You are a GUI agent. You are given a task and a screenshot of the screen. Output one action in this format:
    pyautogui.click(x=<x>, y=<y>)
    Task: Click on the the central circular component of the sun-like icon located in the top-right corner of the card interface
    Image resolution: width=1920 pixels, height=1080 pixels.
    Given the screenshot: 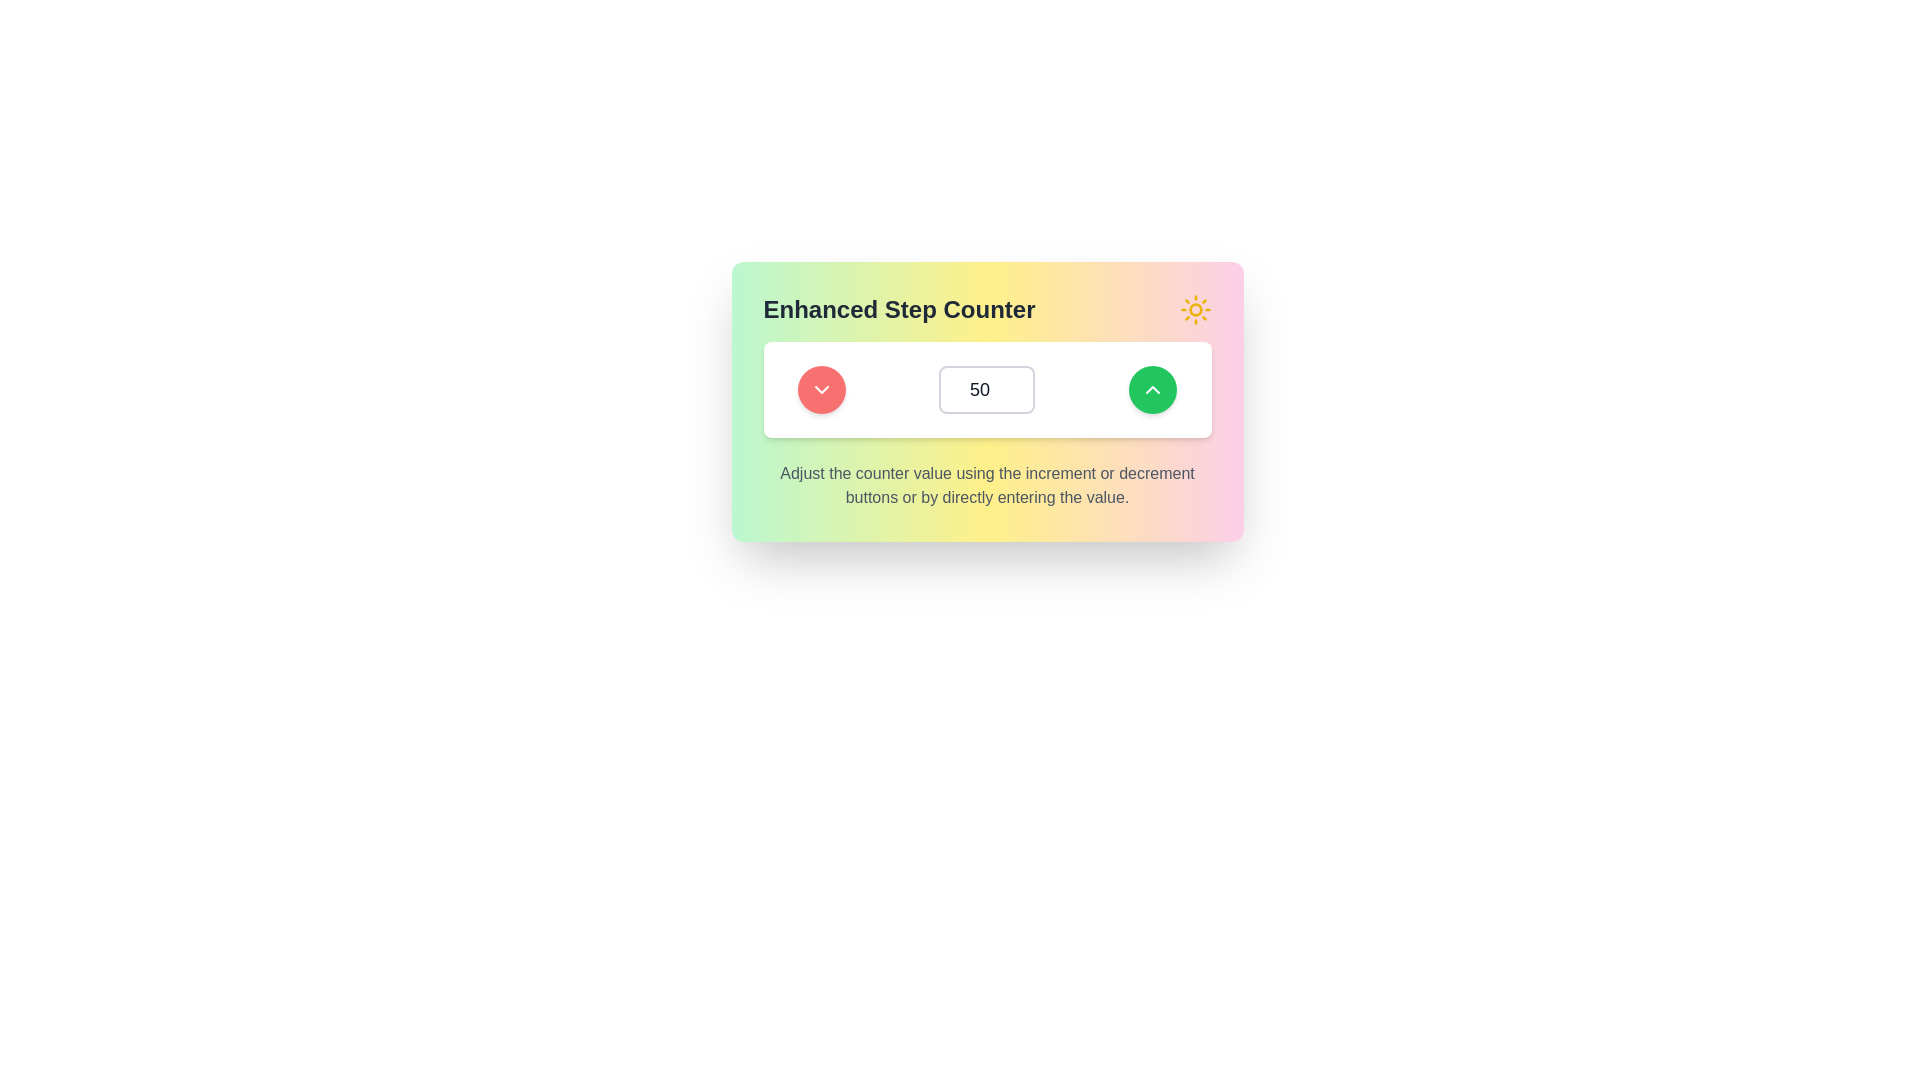 What is the action you would take?
    pyautogui.click(x=1195, y=309)
    